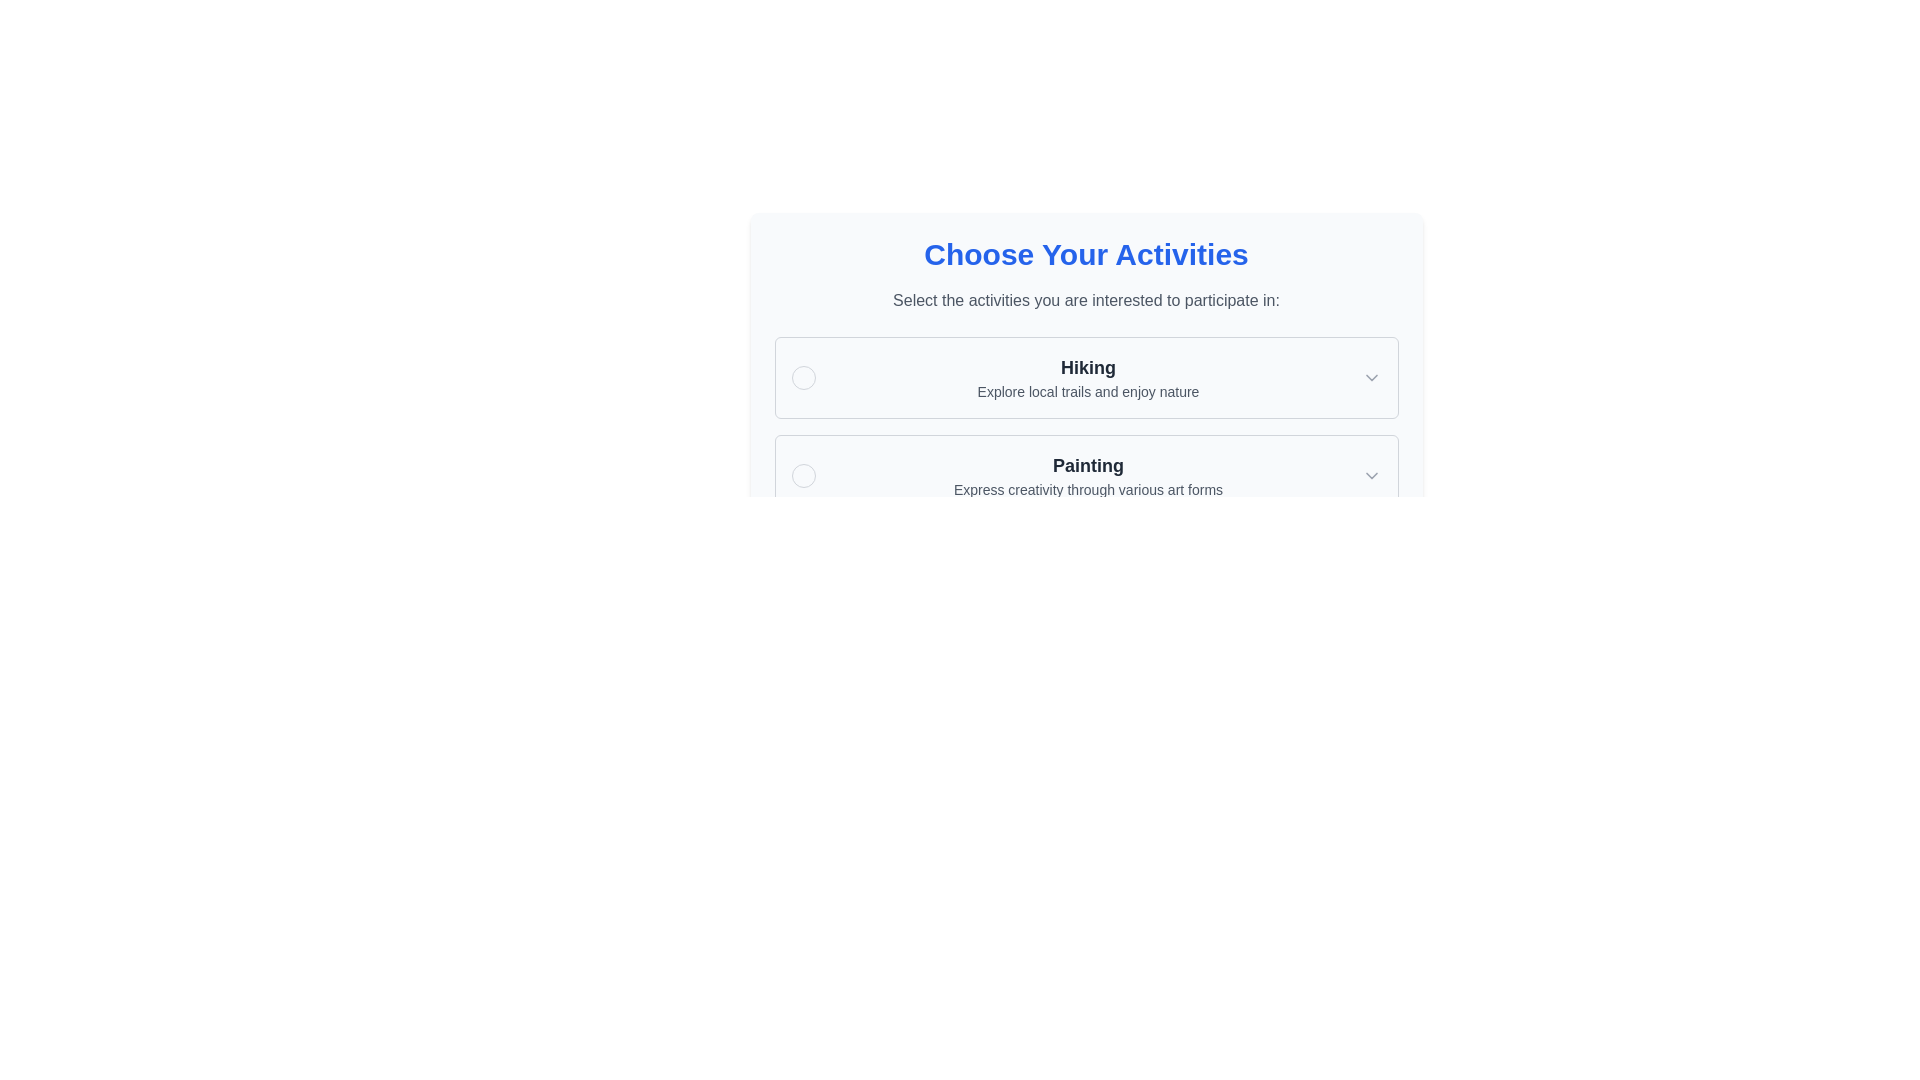  I want to click on the text label providing a brief description of the activity 'Painting', located beneath the header title 'Choose Your Activities', so click(1087, 489).